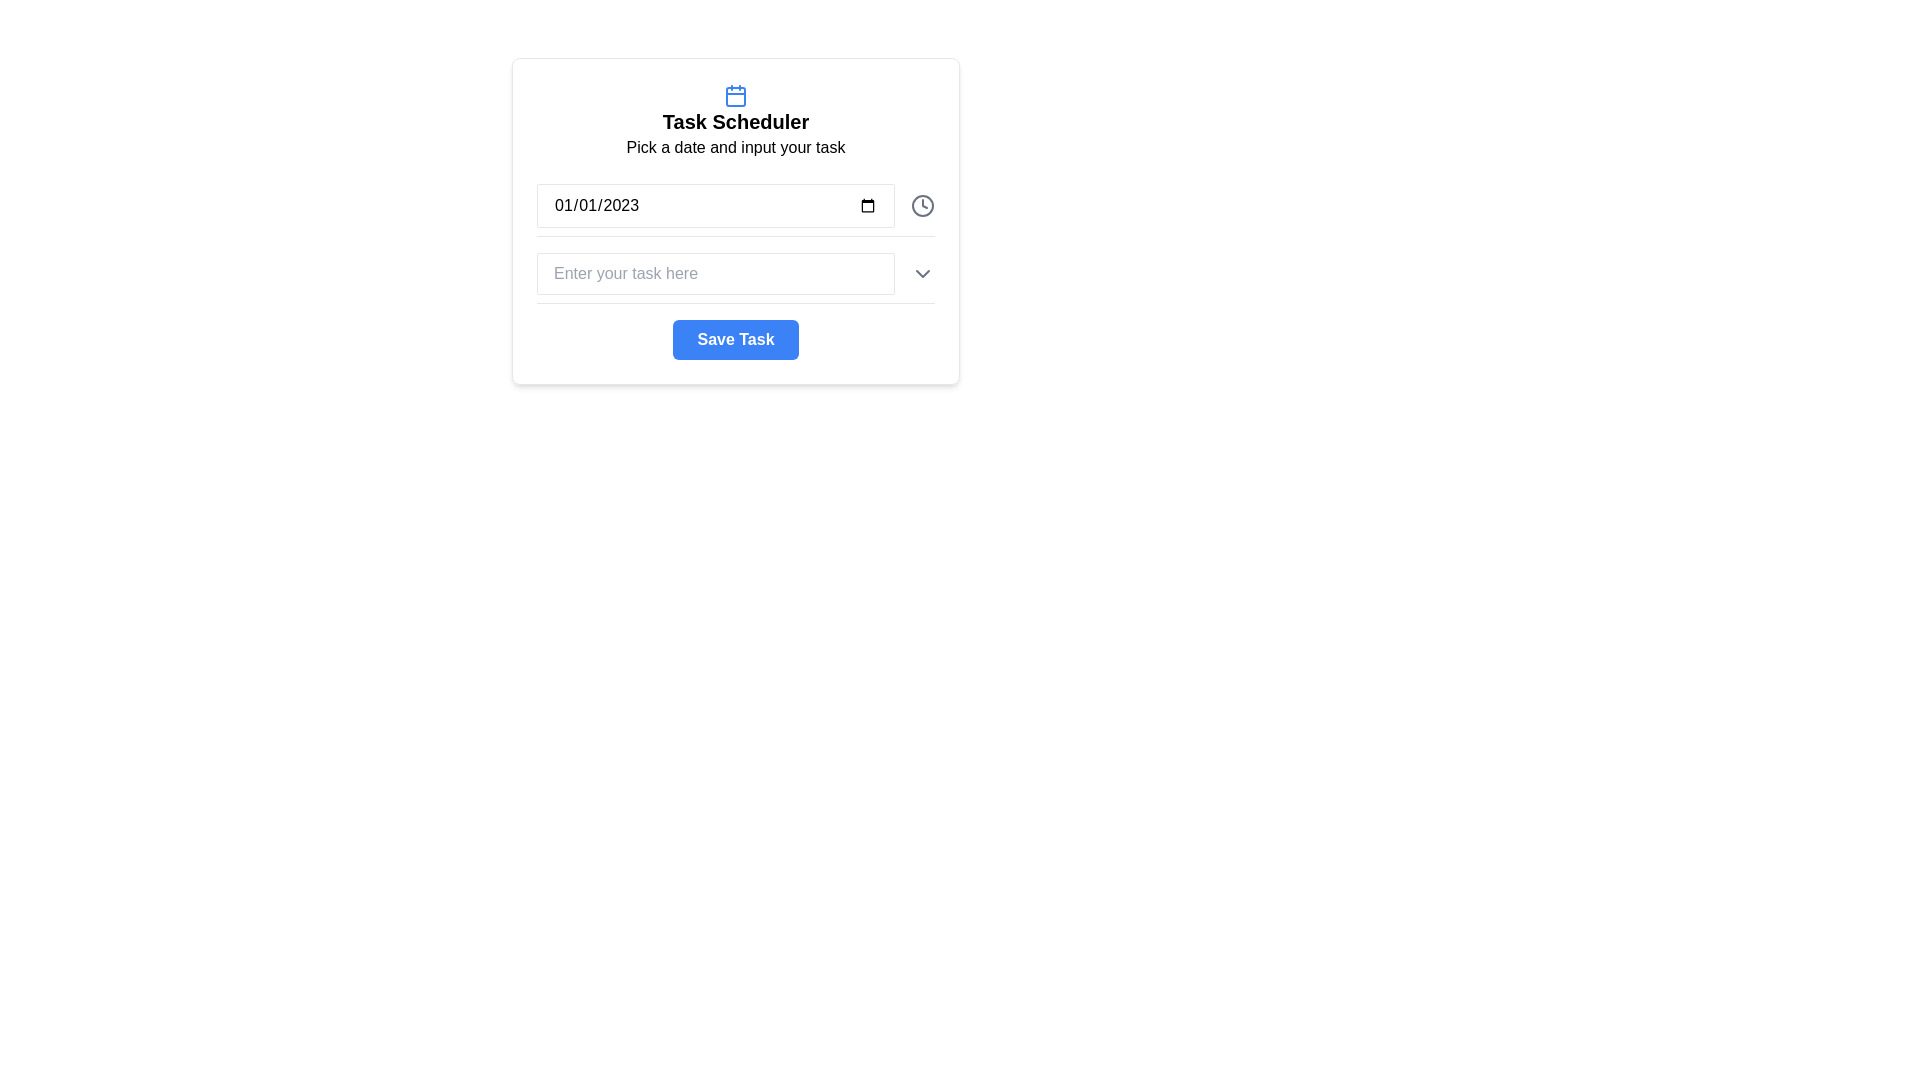 The image size is (1920, 1080). I want to click on the Text Label that serves as the title for scheduling tasks, positioned between a calendar icon and a subtitle saying 'Pick a date and input your task', so click(734, 120).